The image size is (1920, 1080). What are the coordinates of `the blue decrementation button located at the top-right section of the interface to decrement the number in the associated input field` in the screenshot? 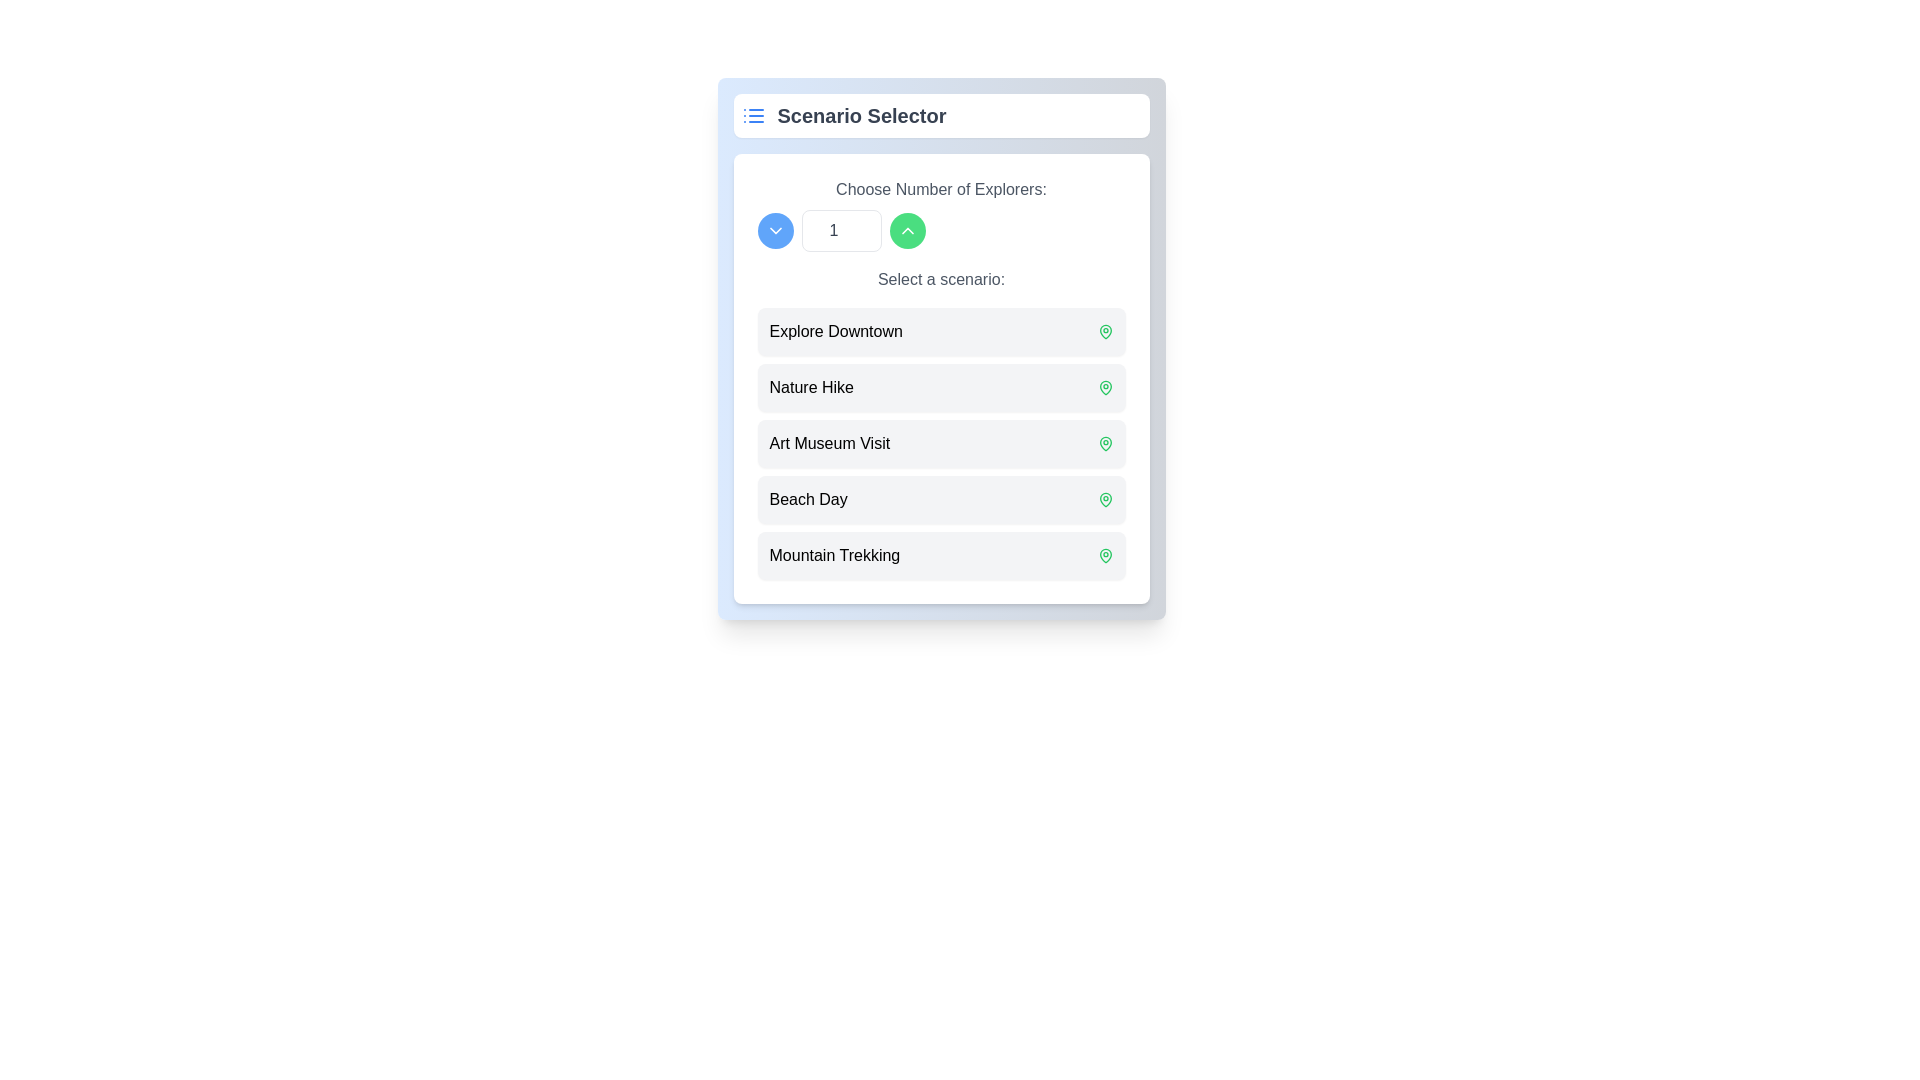 It's located at (774, 230).